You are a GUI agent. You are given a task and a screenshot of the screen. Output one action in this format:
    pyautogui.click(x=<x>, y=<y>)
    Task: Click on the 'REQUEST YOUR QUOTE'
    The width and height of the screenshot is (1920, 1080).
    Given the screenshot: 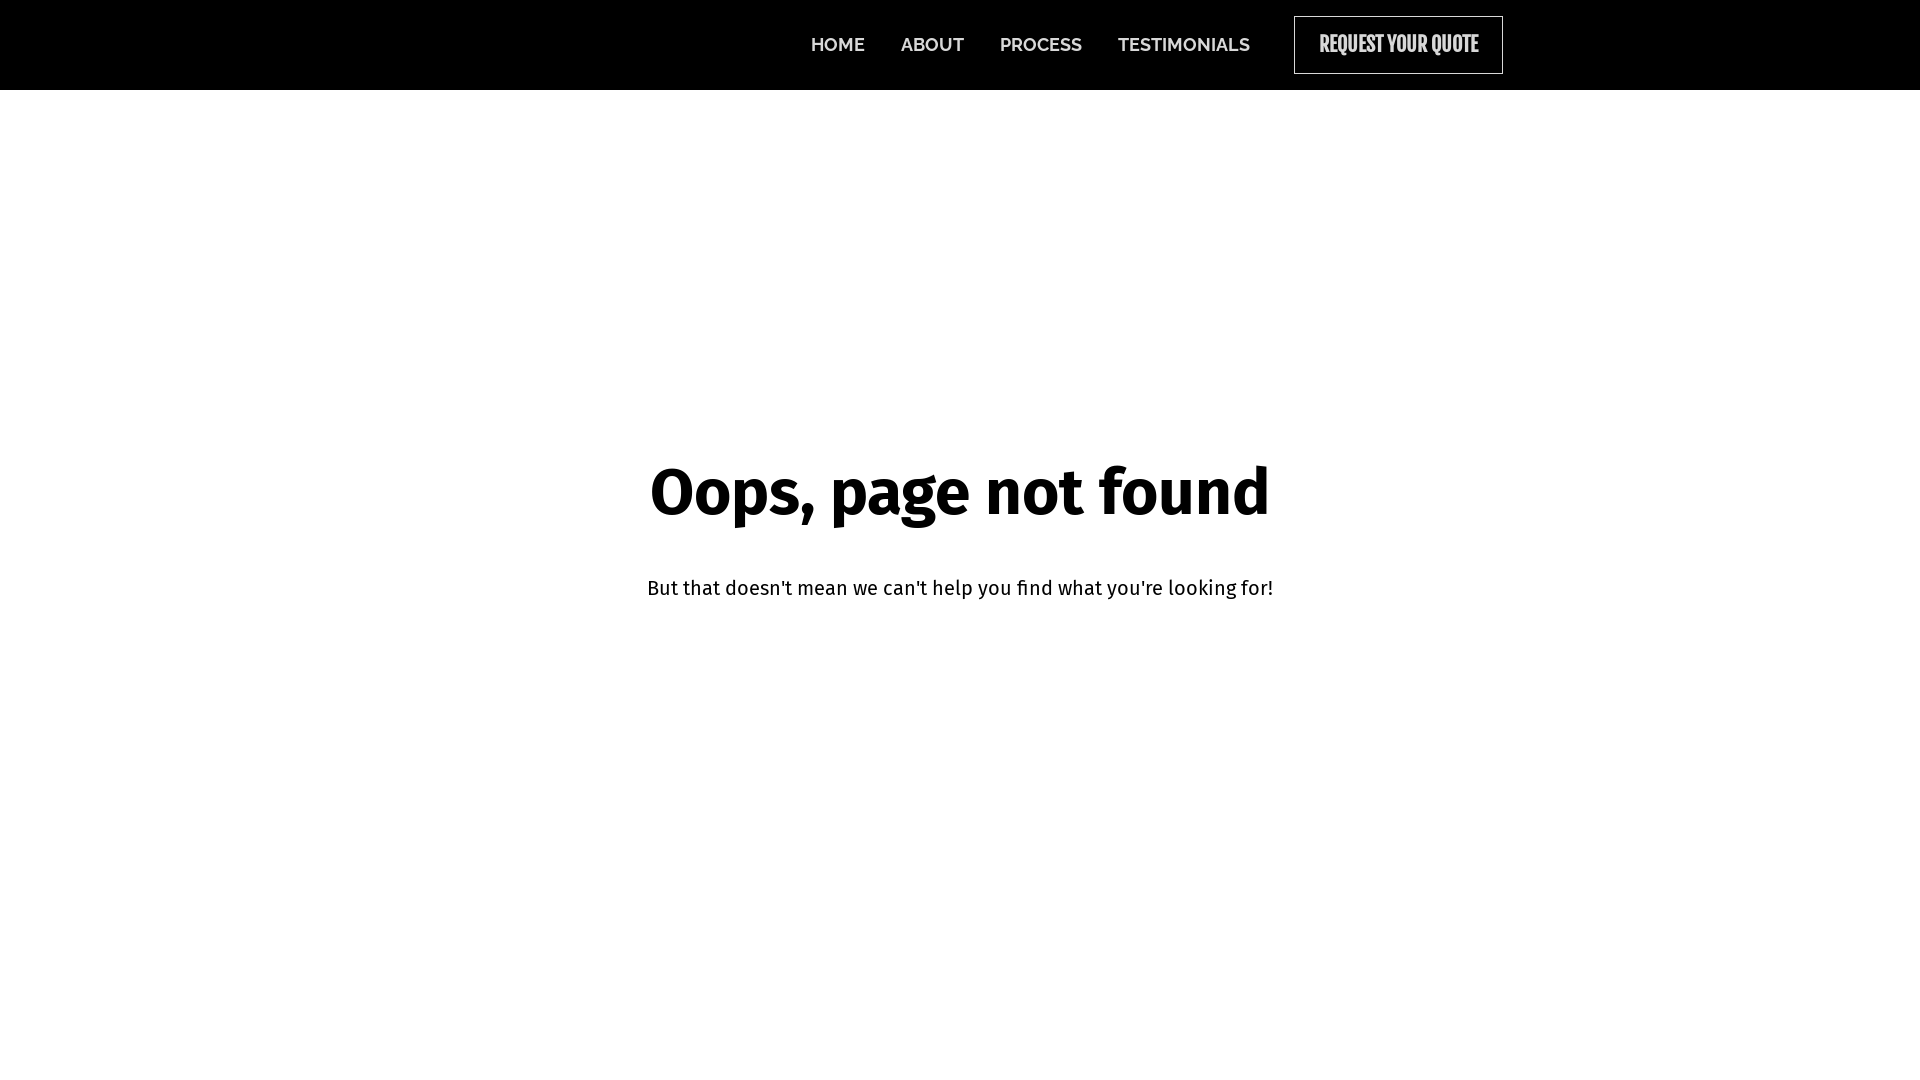 What is the action you would take?
    pyautogui.click(x=1397, y=45)
    